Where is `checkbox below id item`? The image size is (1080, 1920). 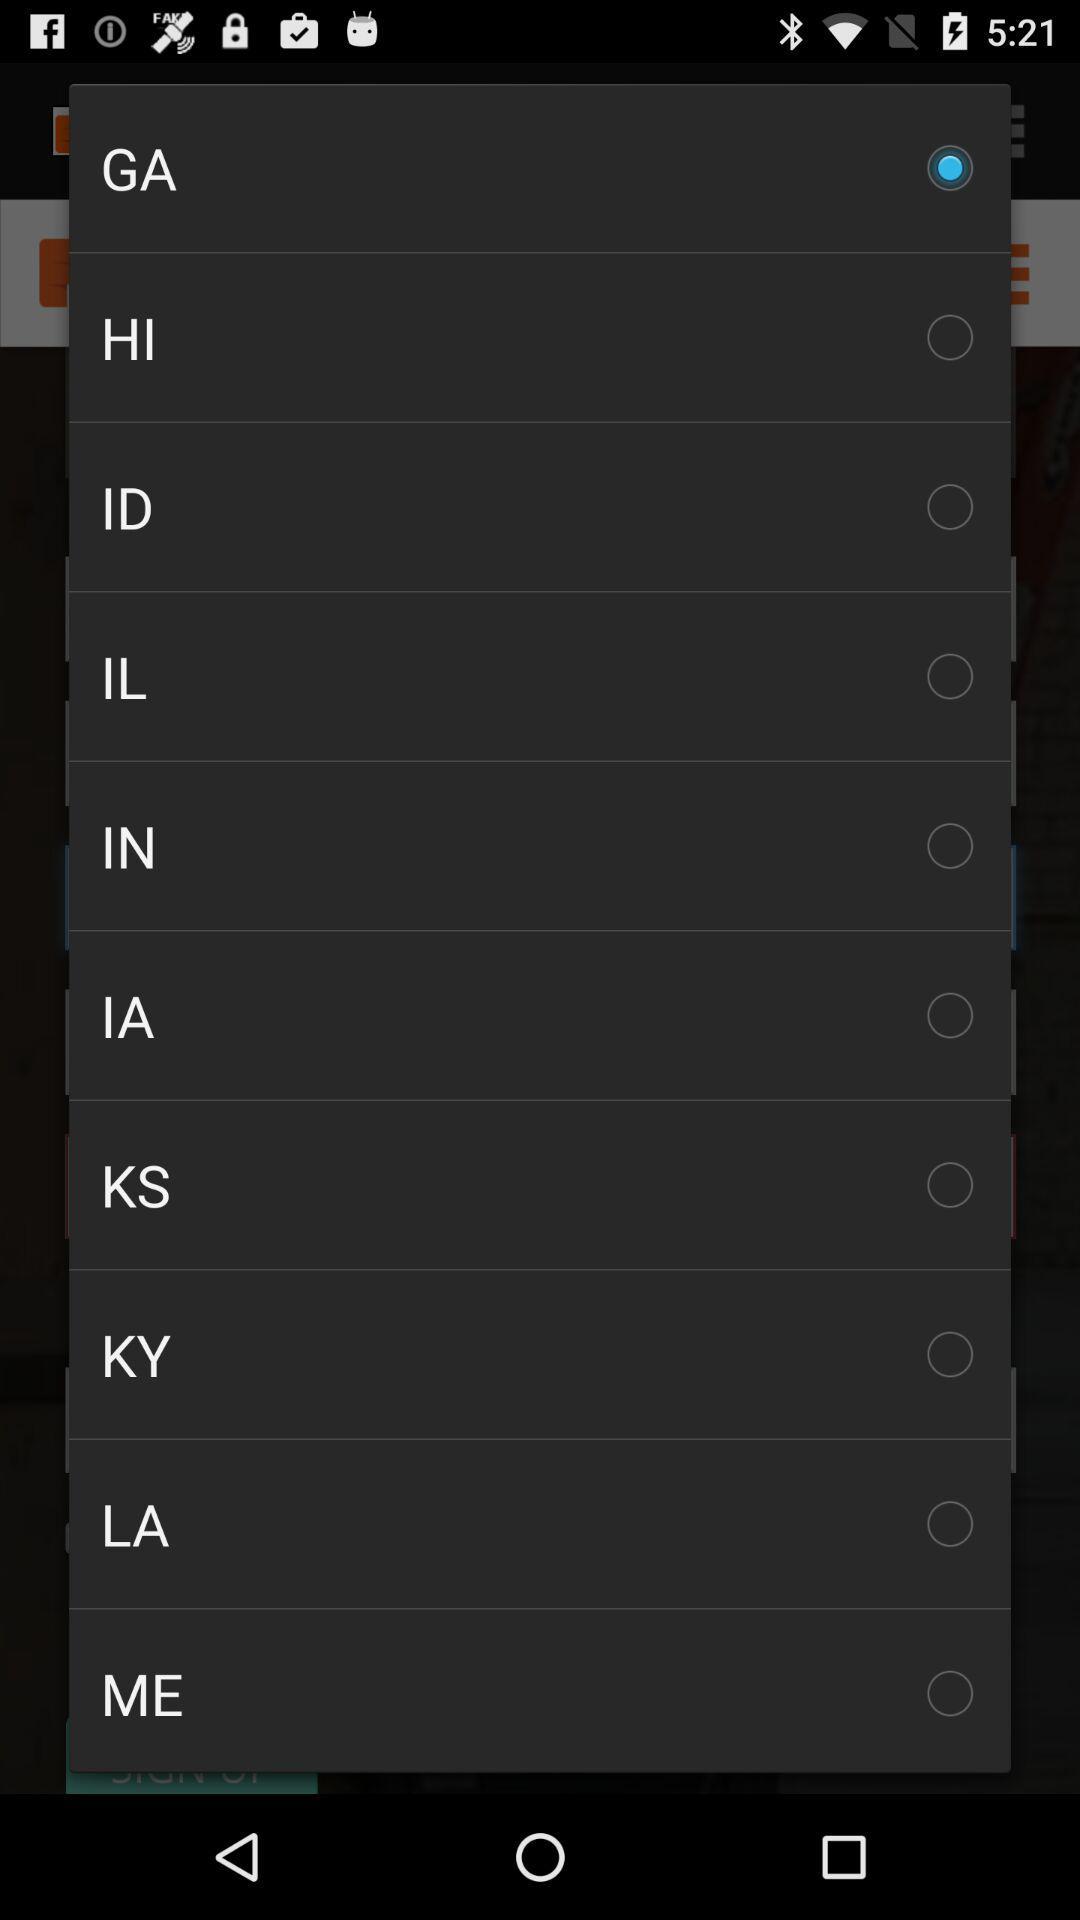
checkbox below id item is located at coordinates (540, 676).